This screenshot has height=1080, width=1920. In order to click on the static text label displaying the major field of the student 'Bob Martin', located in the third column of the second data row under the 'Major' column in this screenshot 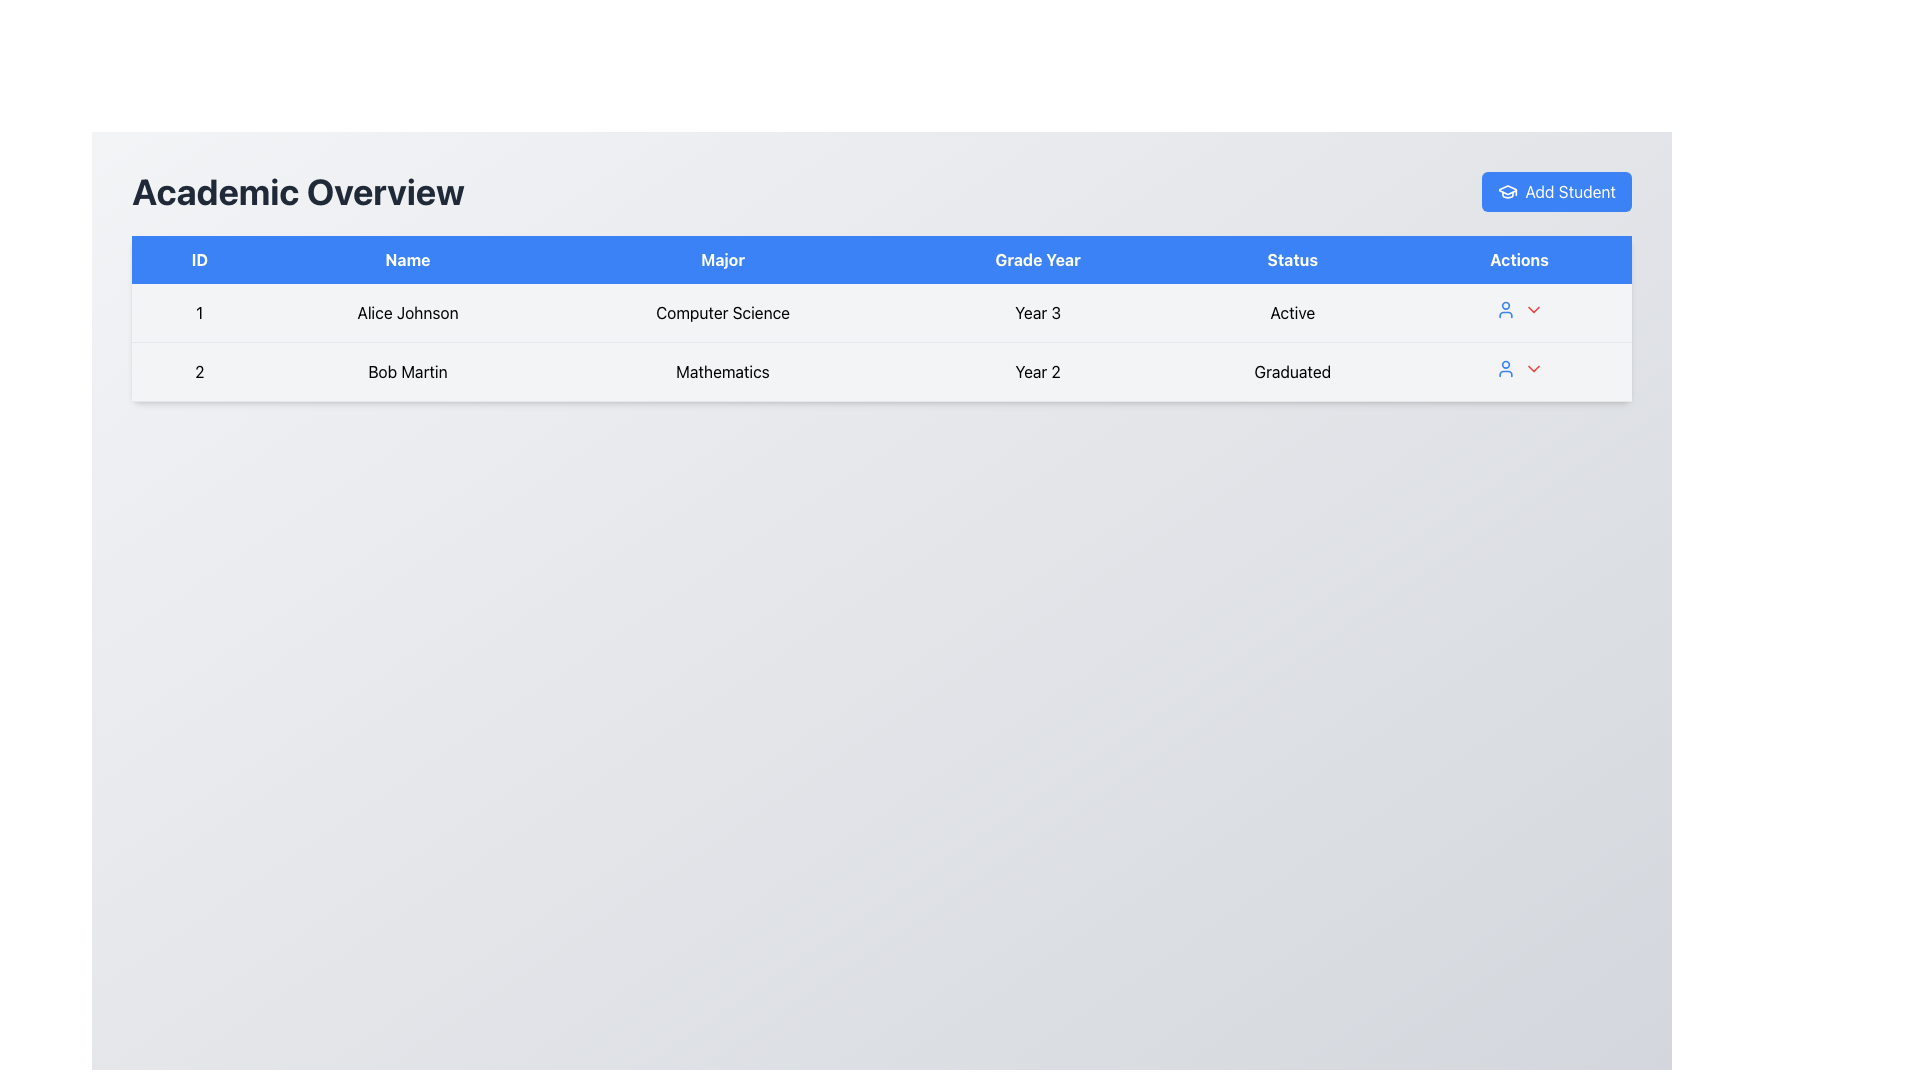, I will do `click(722, 371)`.